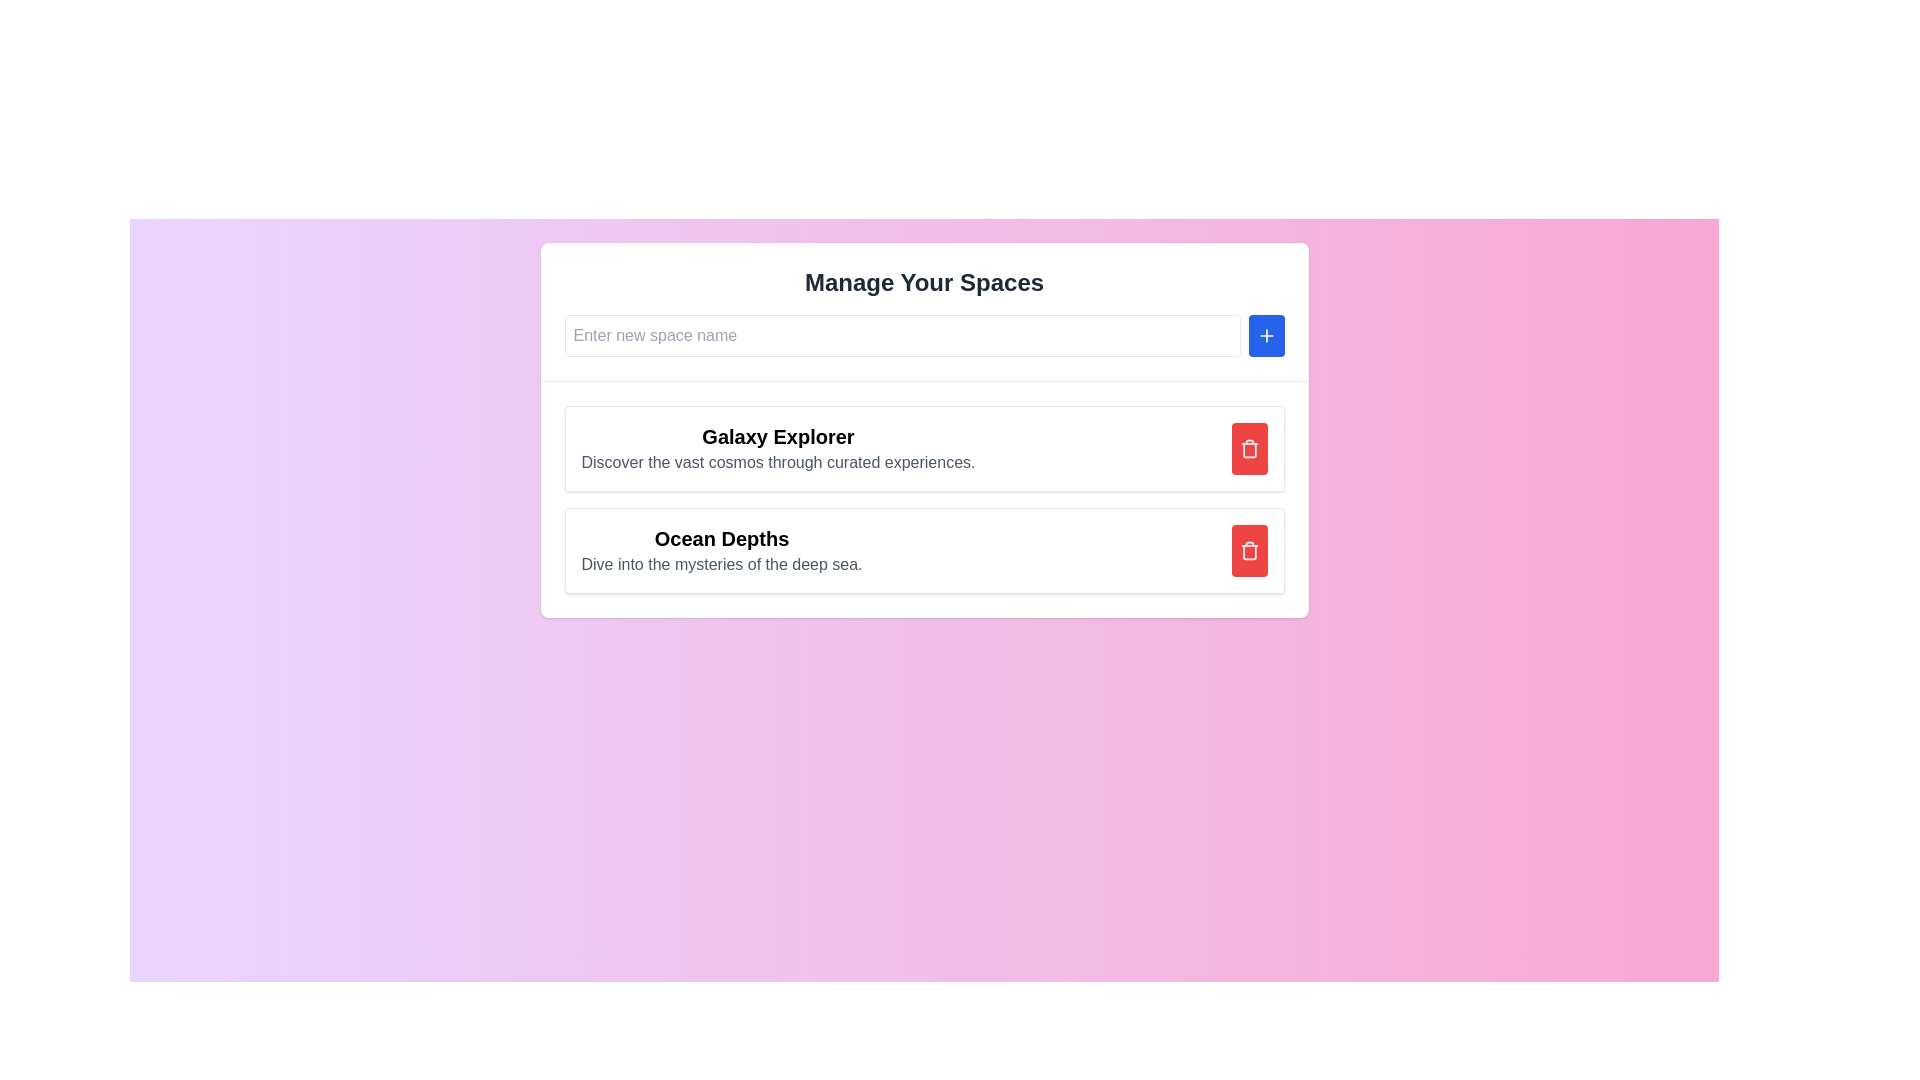  Describe the element at coordinates (1248, 551) in the screenshot. I see `the delete button associated with the item 'Ocean Depths'` at that location.